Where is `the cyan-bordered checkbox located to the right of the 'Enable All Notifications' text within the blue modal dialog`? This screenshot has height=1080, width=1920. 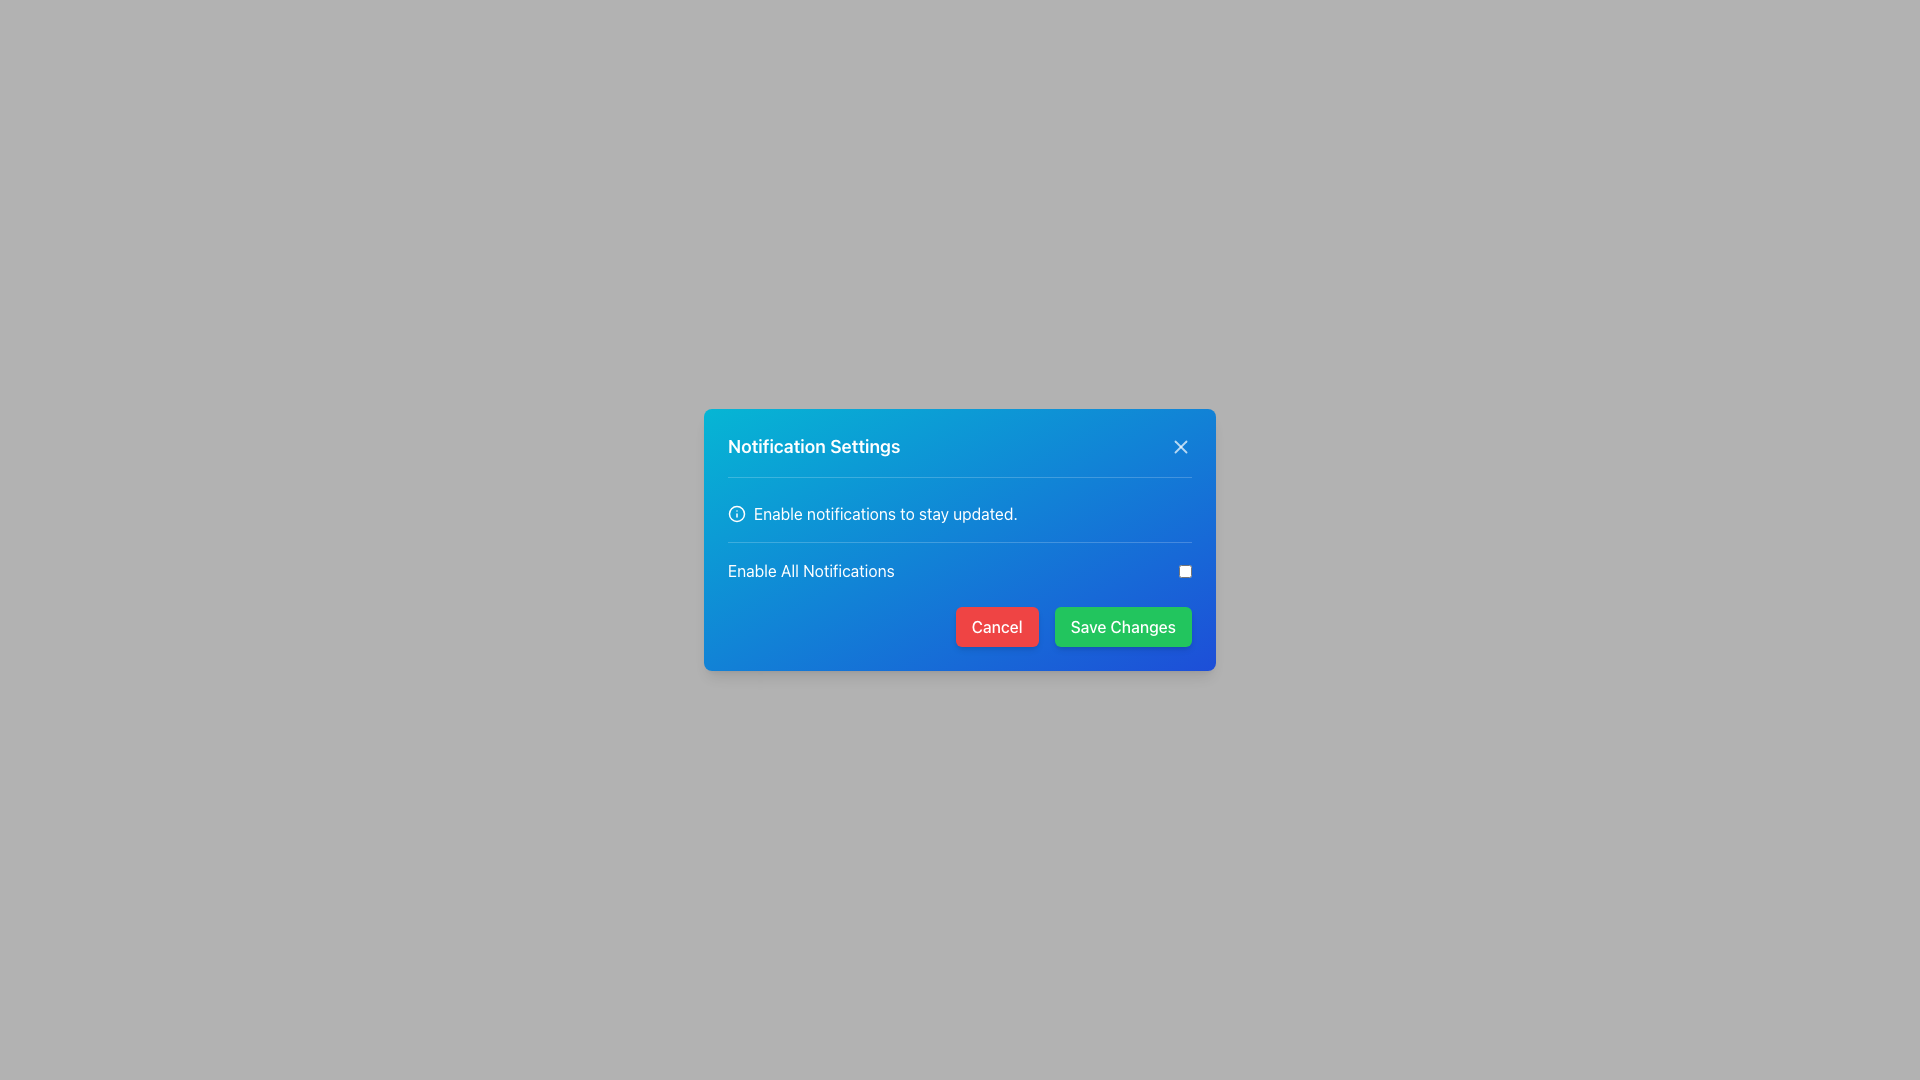
the cyan-bordered checkbox located to the right of the 'Enable All Notifications' text within the blue modal dialog is located at coordinates (1185, 570).